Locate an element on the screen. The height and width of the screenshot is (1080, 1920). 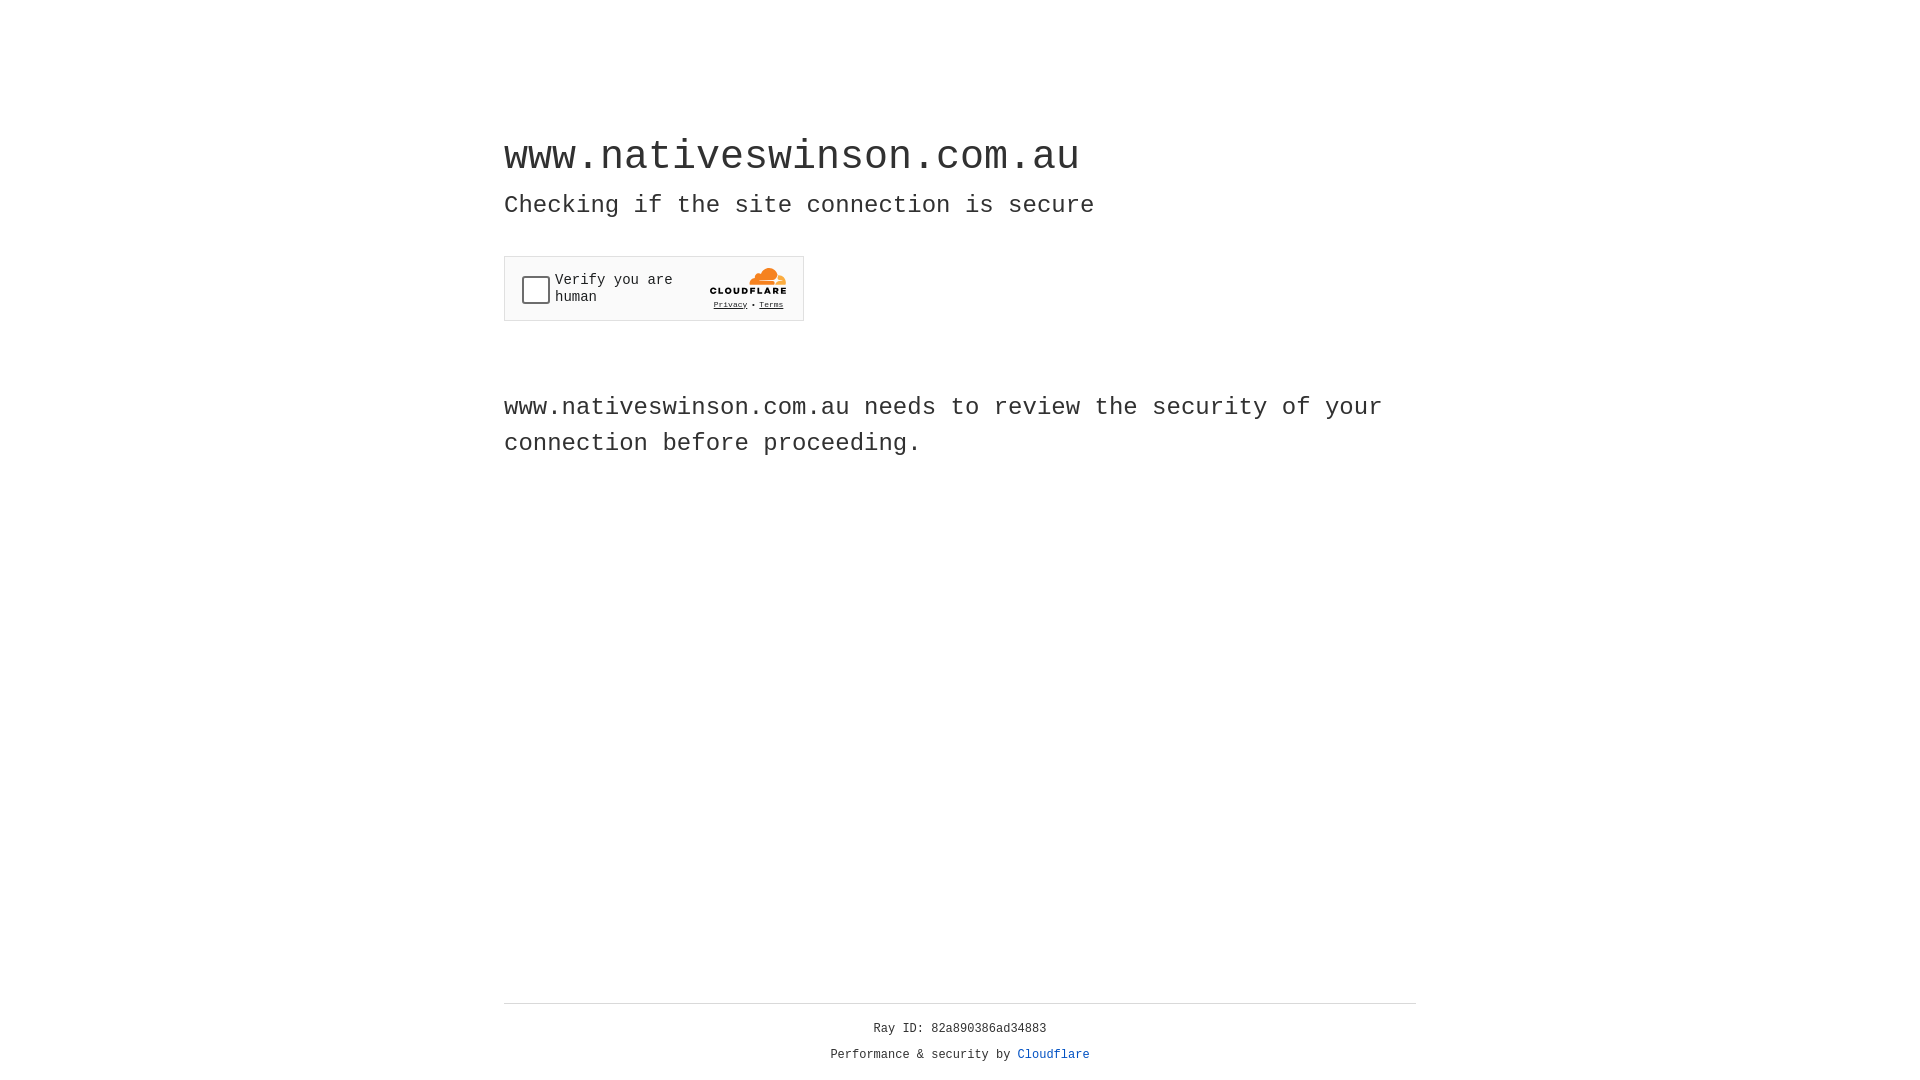
'Cloudflare' is located at coordinates (1053, 1054).